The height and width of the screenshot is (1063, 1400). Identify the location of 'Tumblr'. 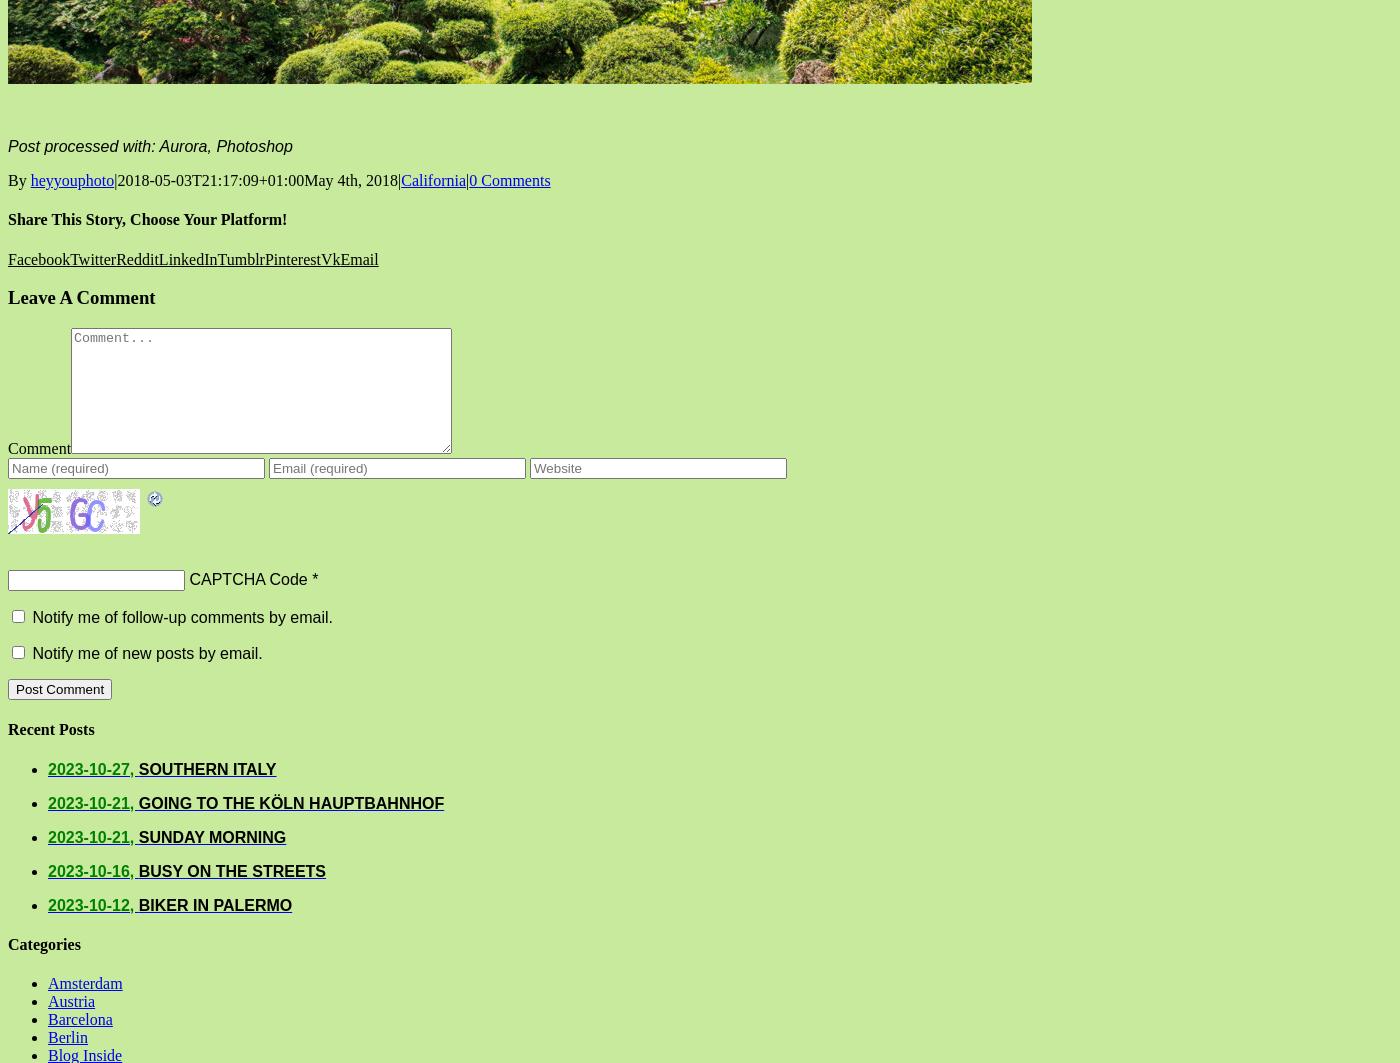
(240, 258).